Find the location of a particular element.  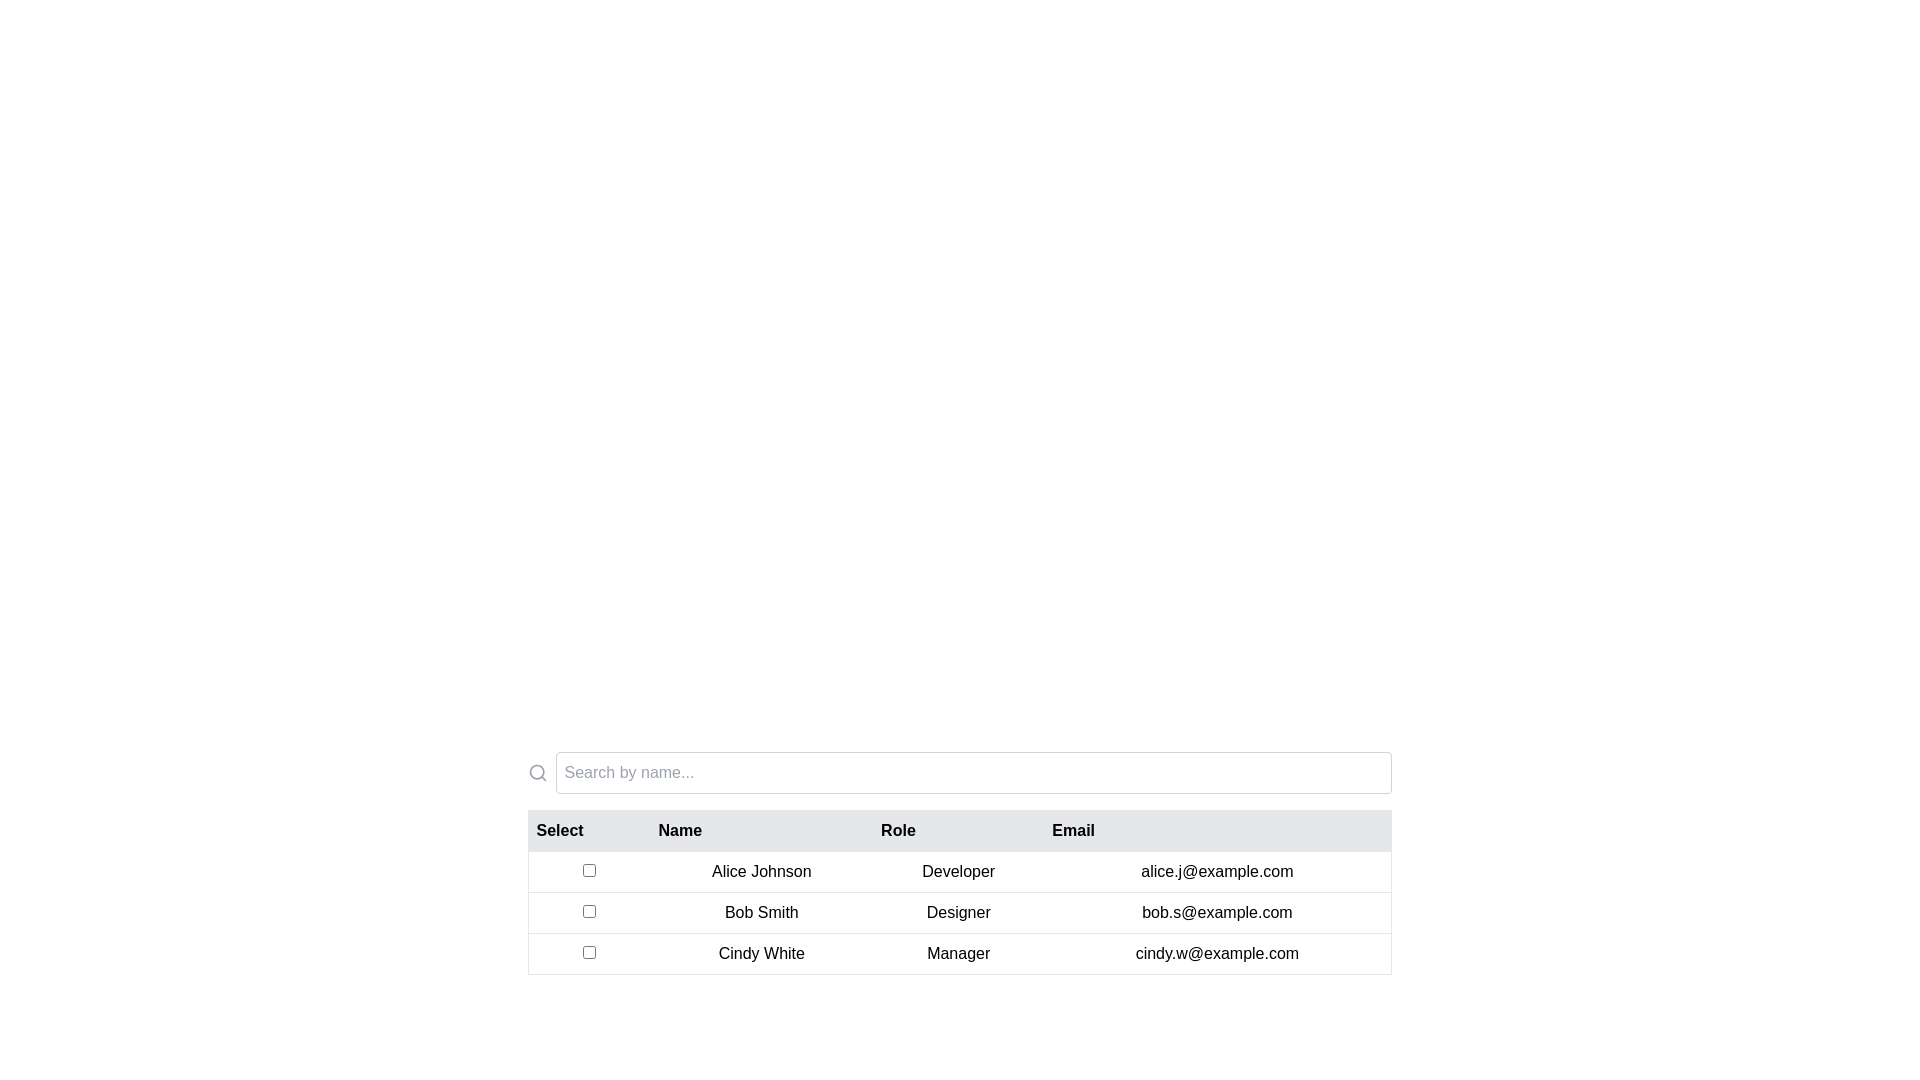

the static label indicating the role of 'Alice Johnson' in the table under the 'Role' column is located at coordinates (957, 870).